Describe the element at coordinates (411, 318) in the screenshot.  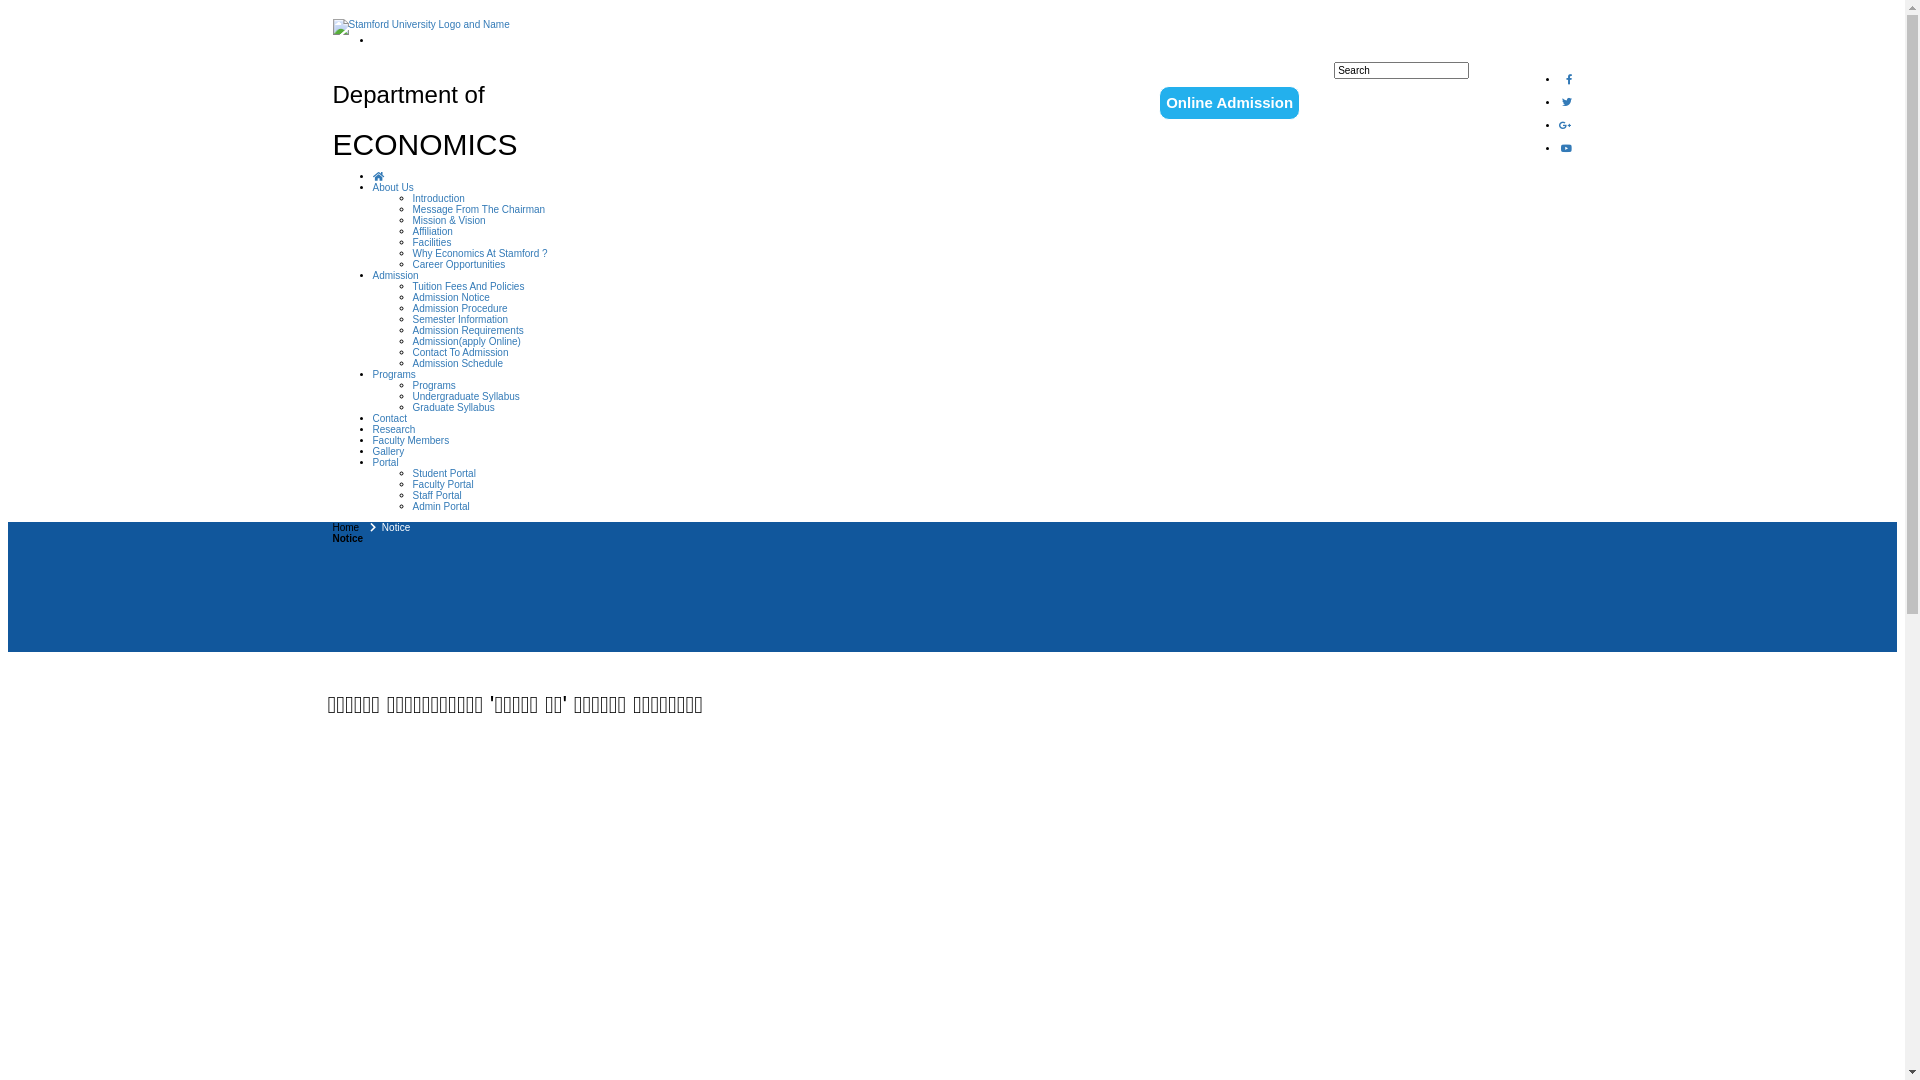
I see `'Semester Information'` at that location.